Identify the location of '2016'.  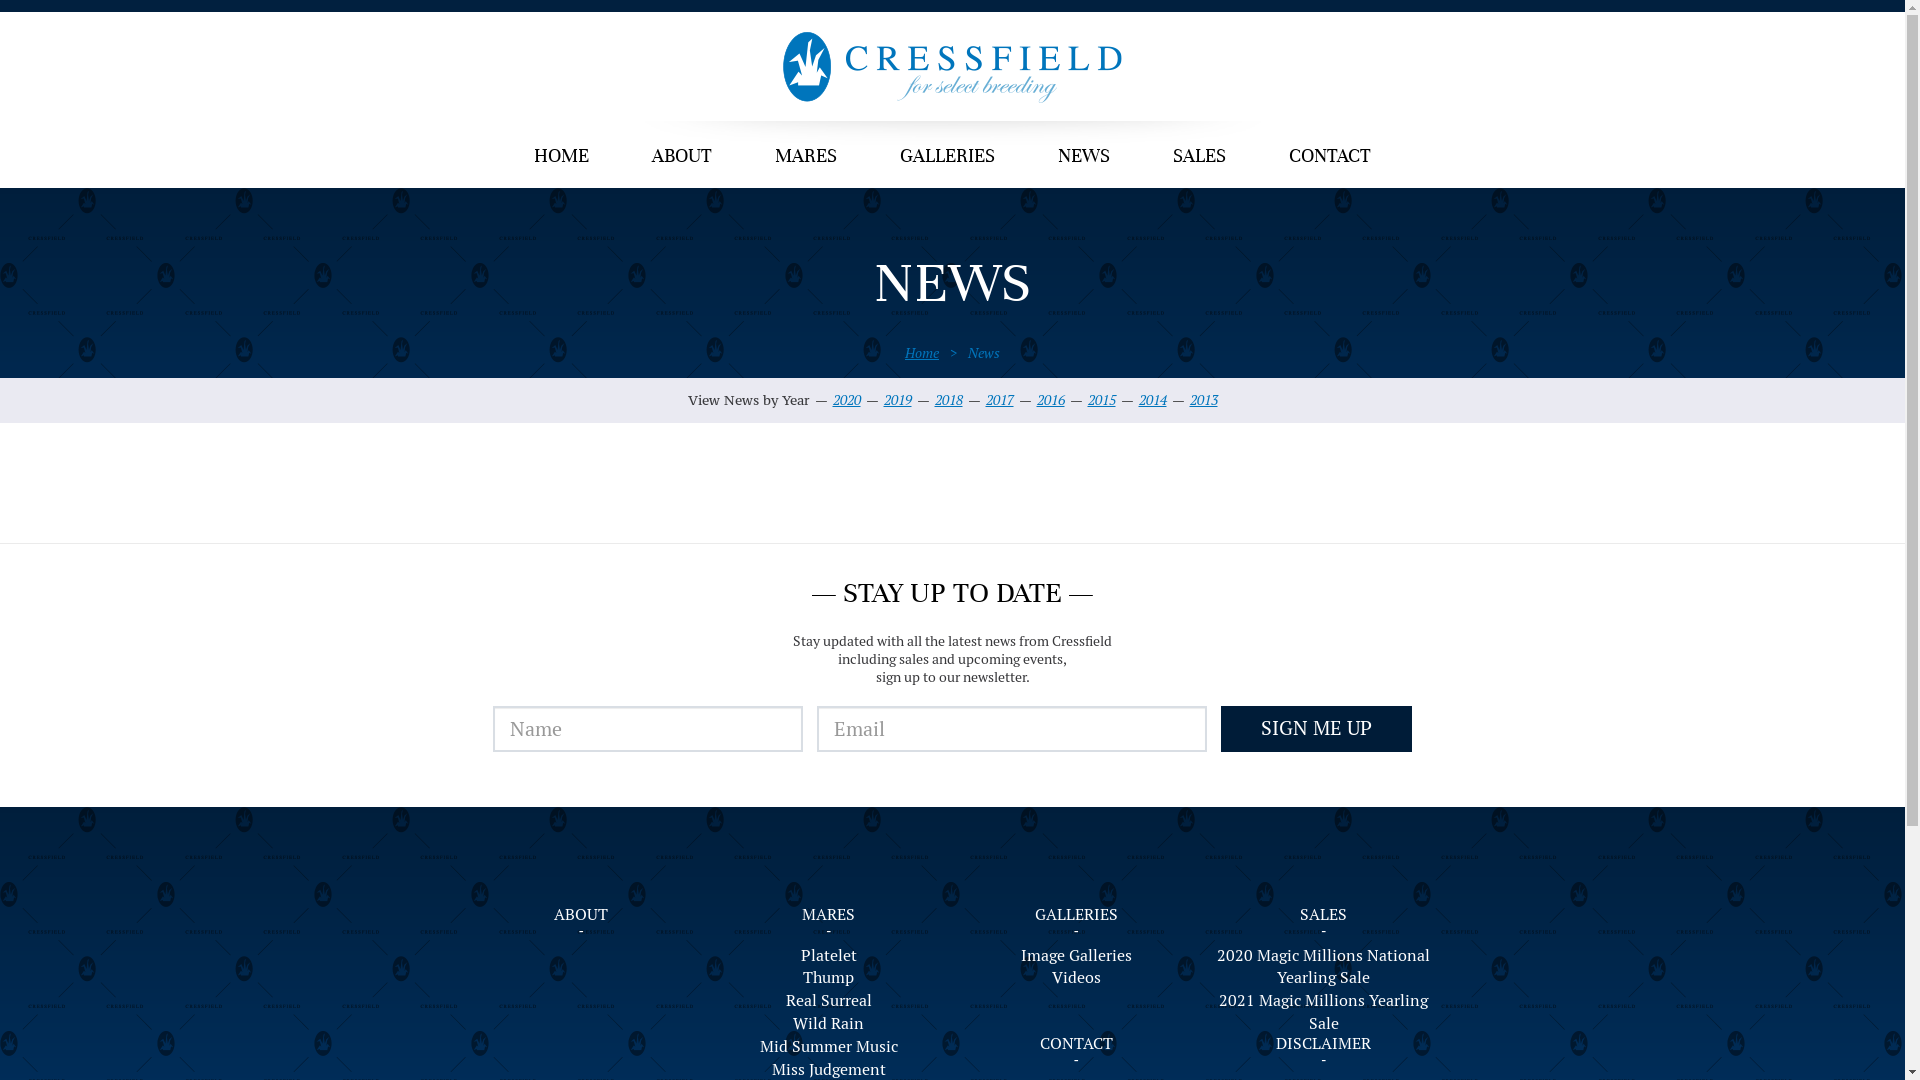
(1049, 400).